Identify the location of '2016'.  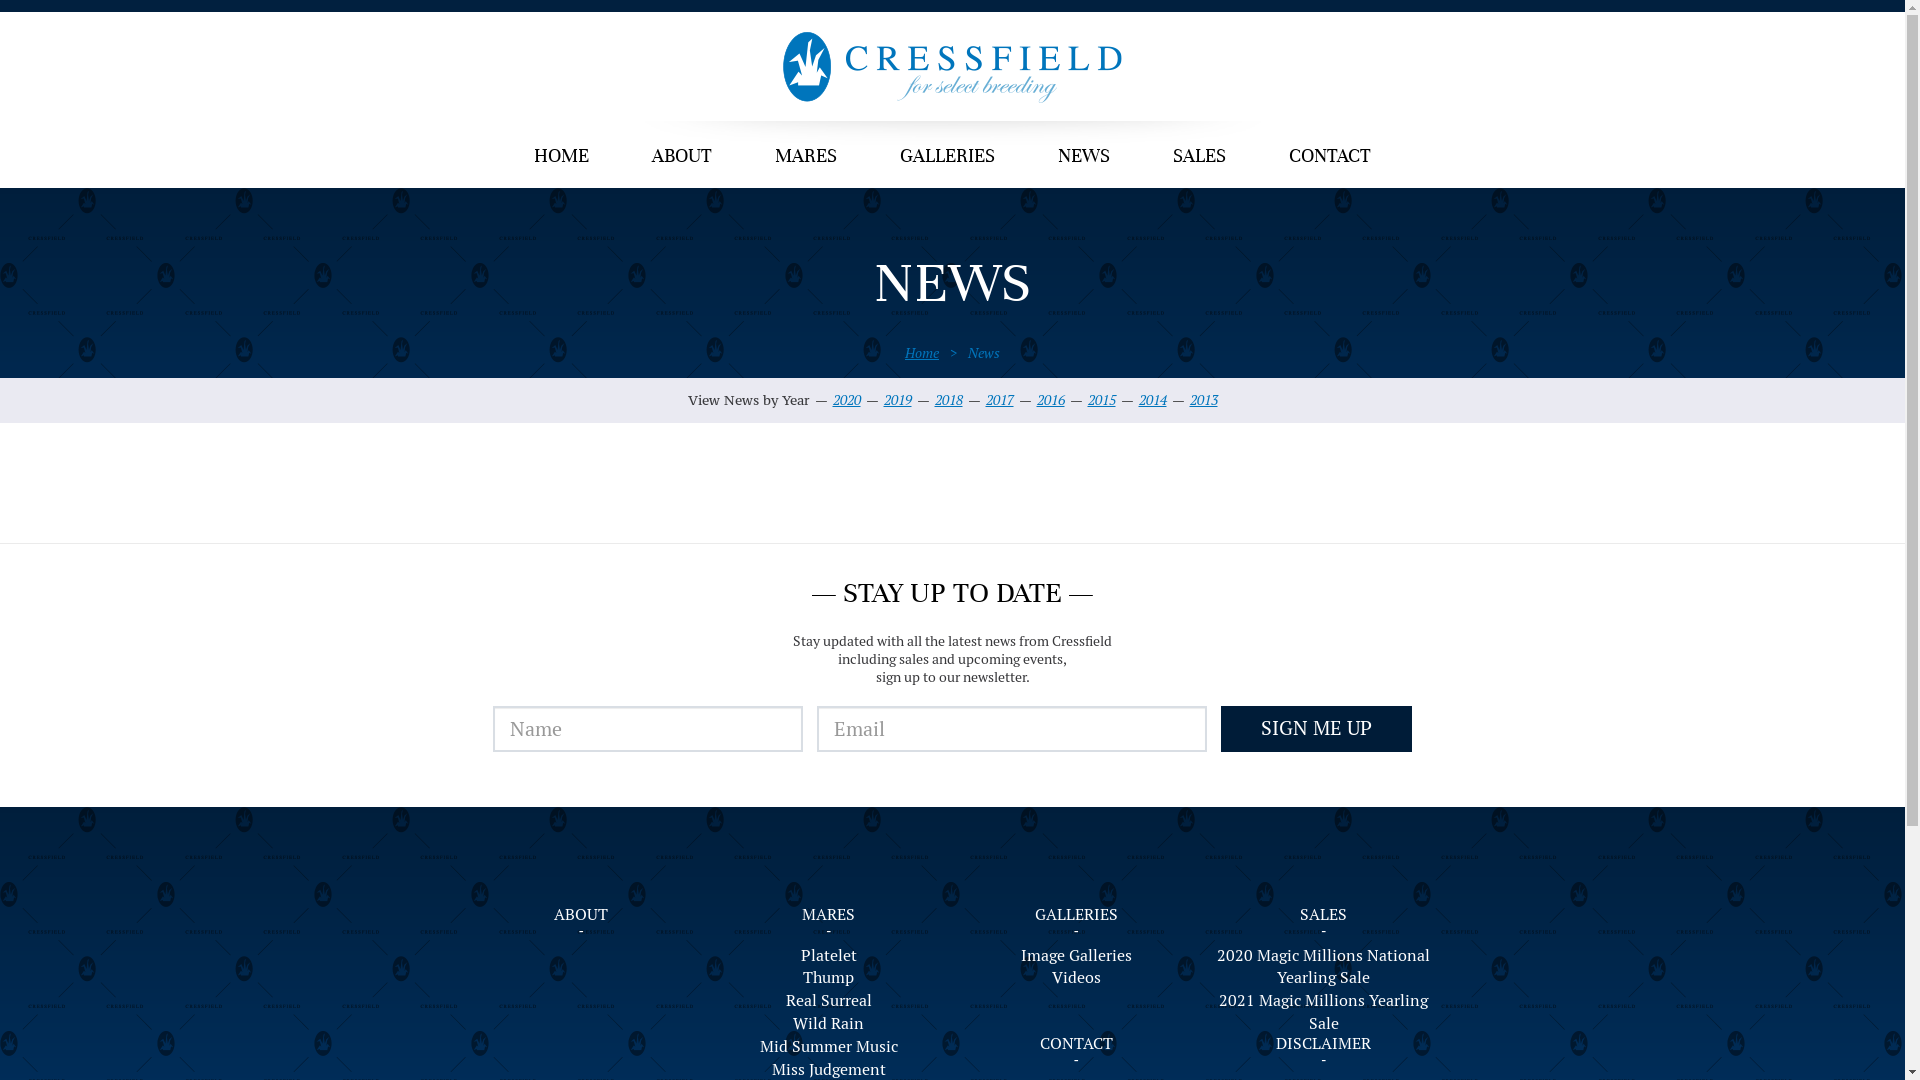
(1049, 400).